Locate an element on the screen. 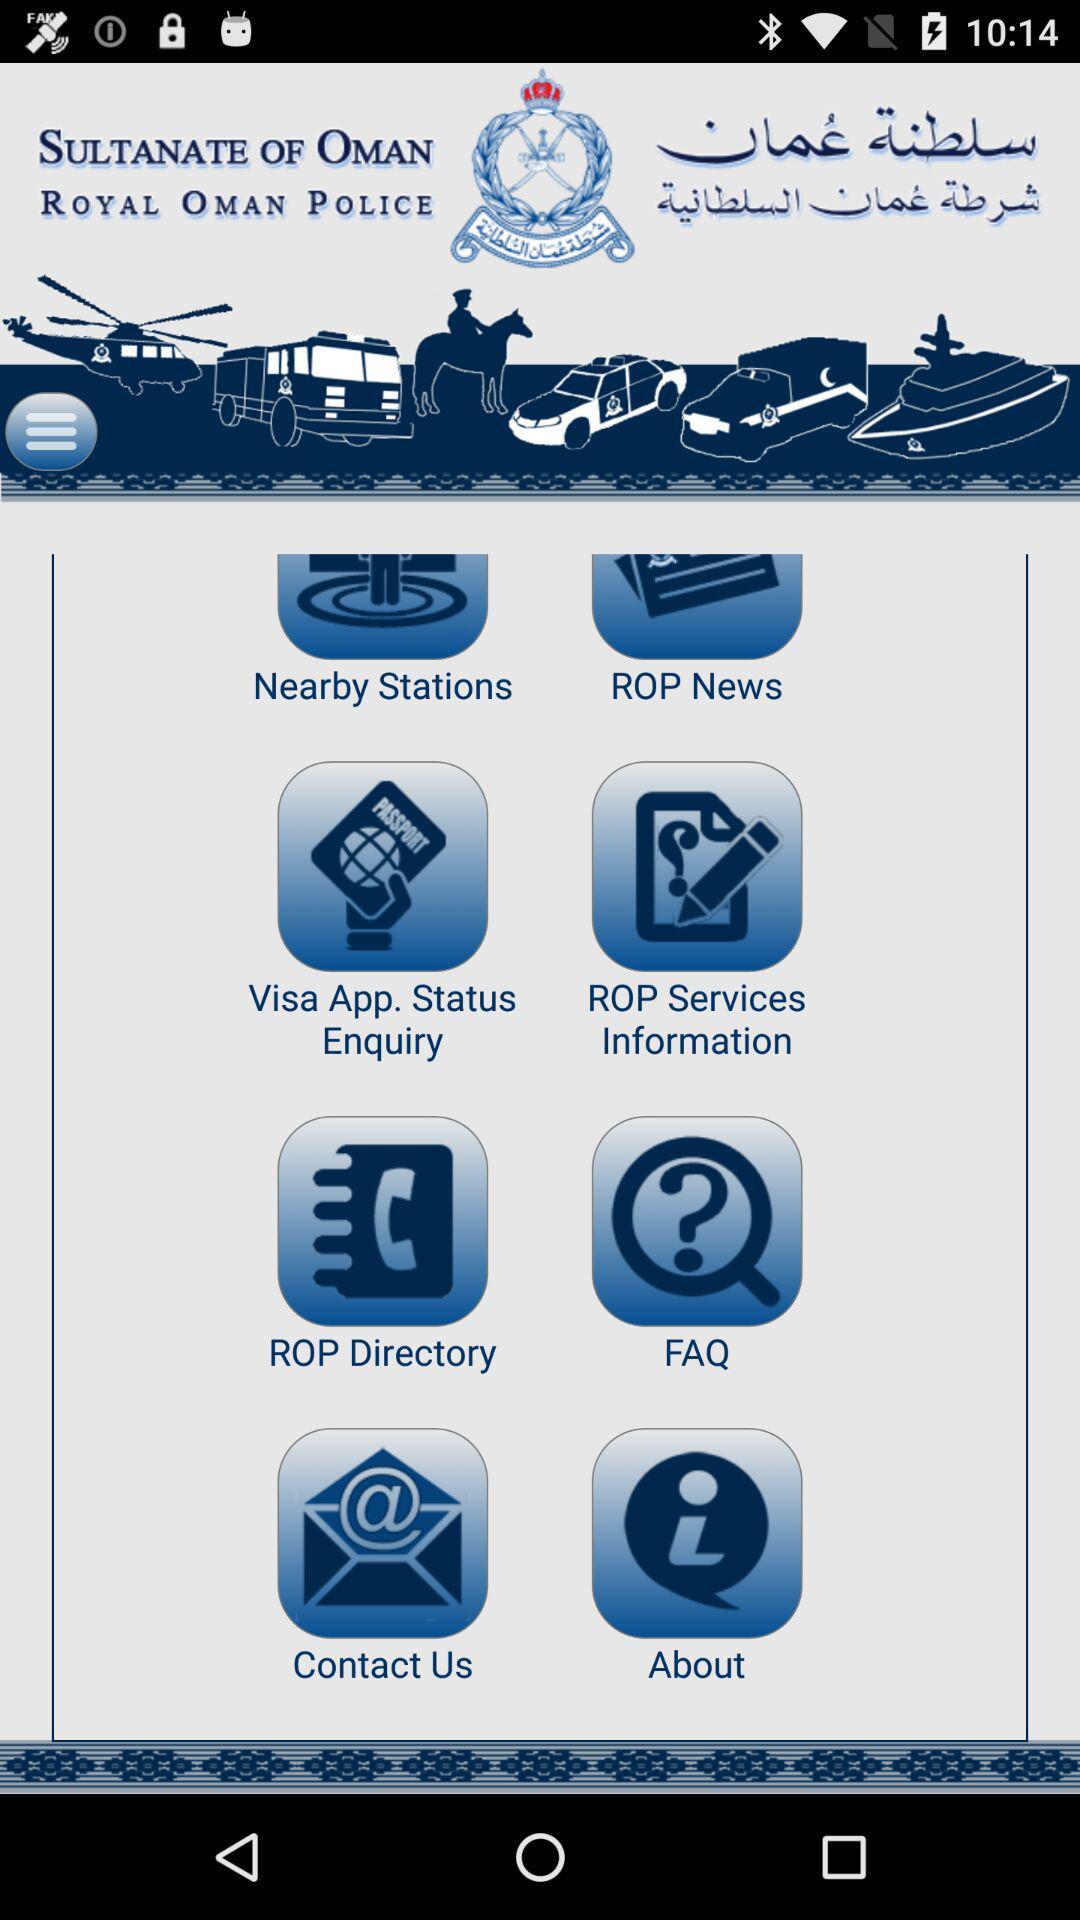  open manual or data is located at coordinates (696, 1220).